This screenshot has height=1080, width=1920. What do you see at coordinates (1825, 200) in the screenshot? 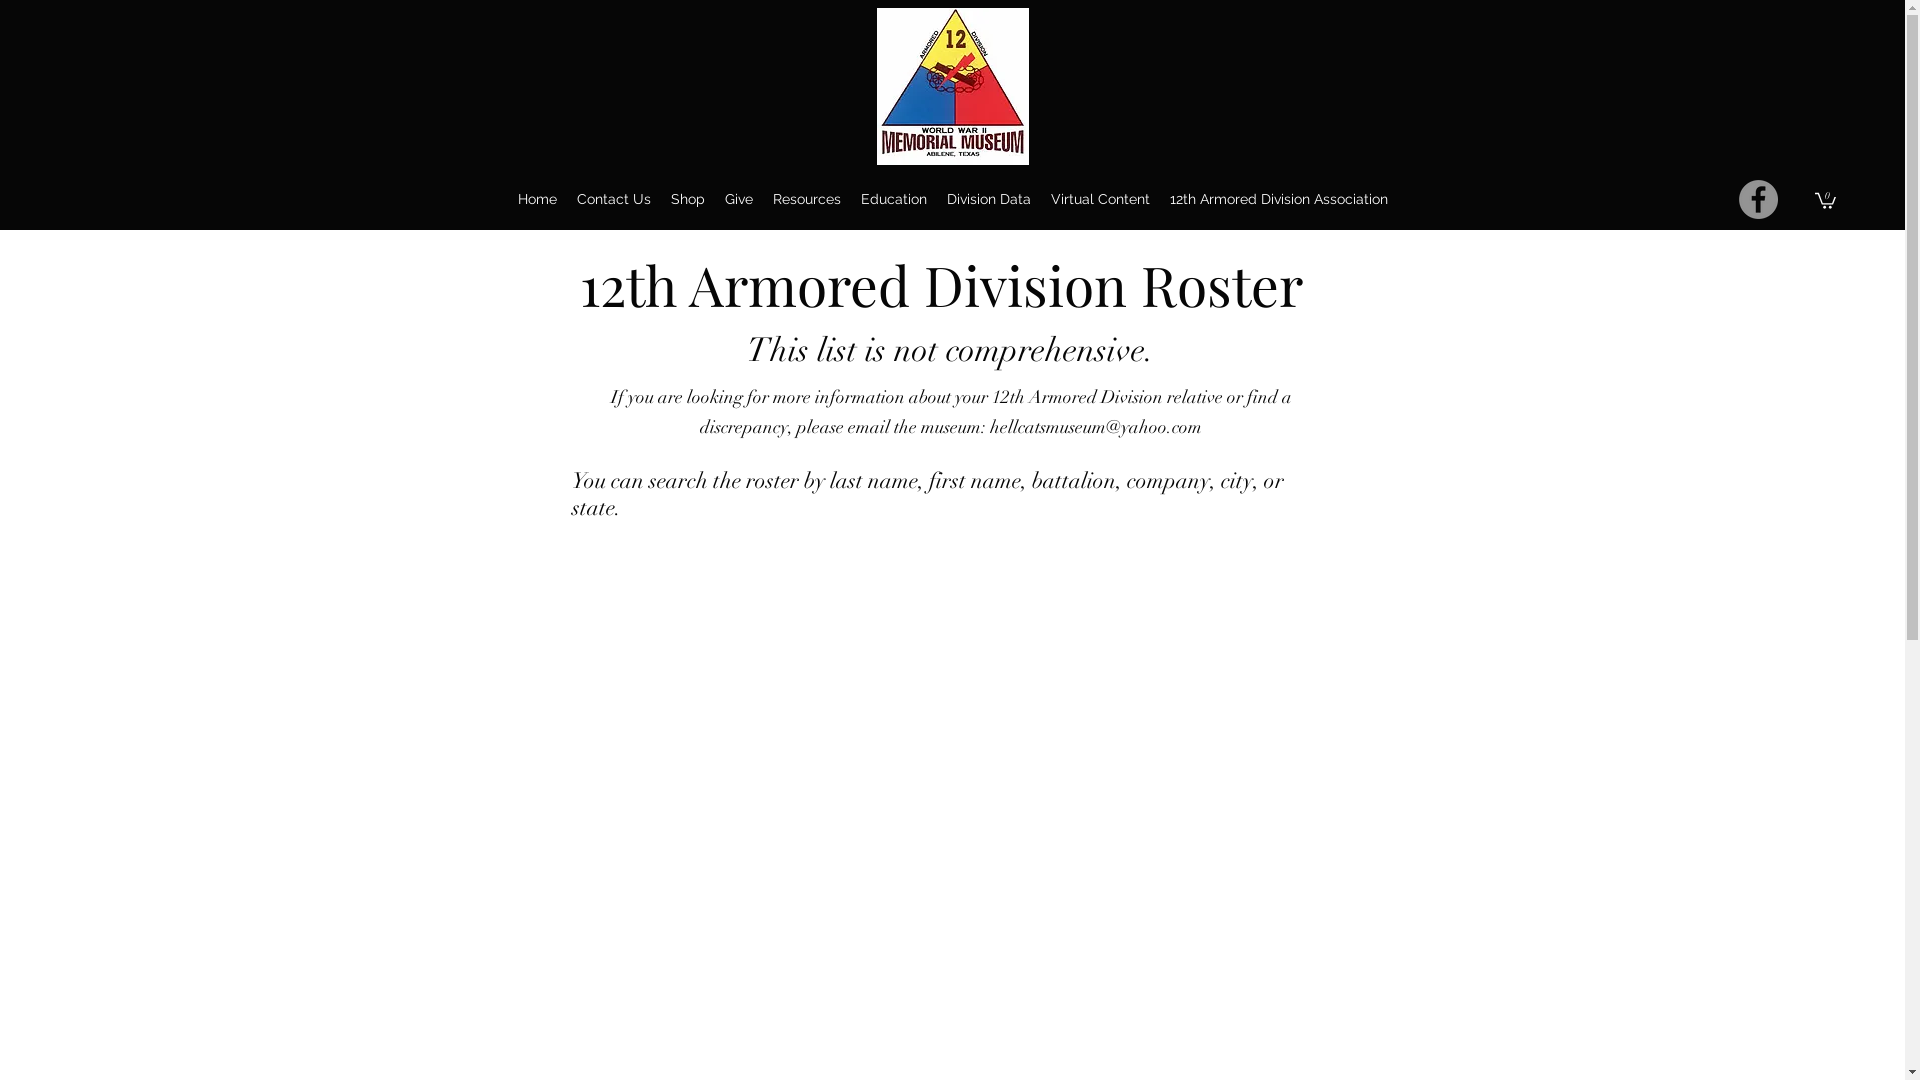
I see `'0'` at bounding box center [1825, 200].